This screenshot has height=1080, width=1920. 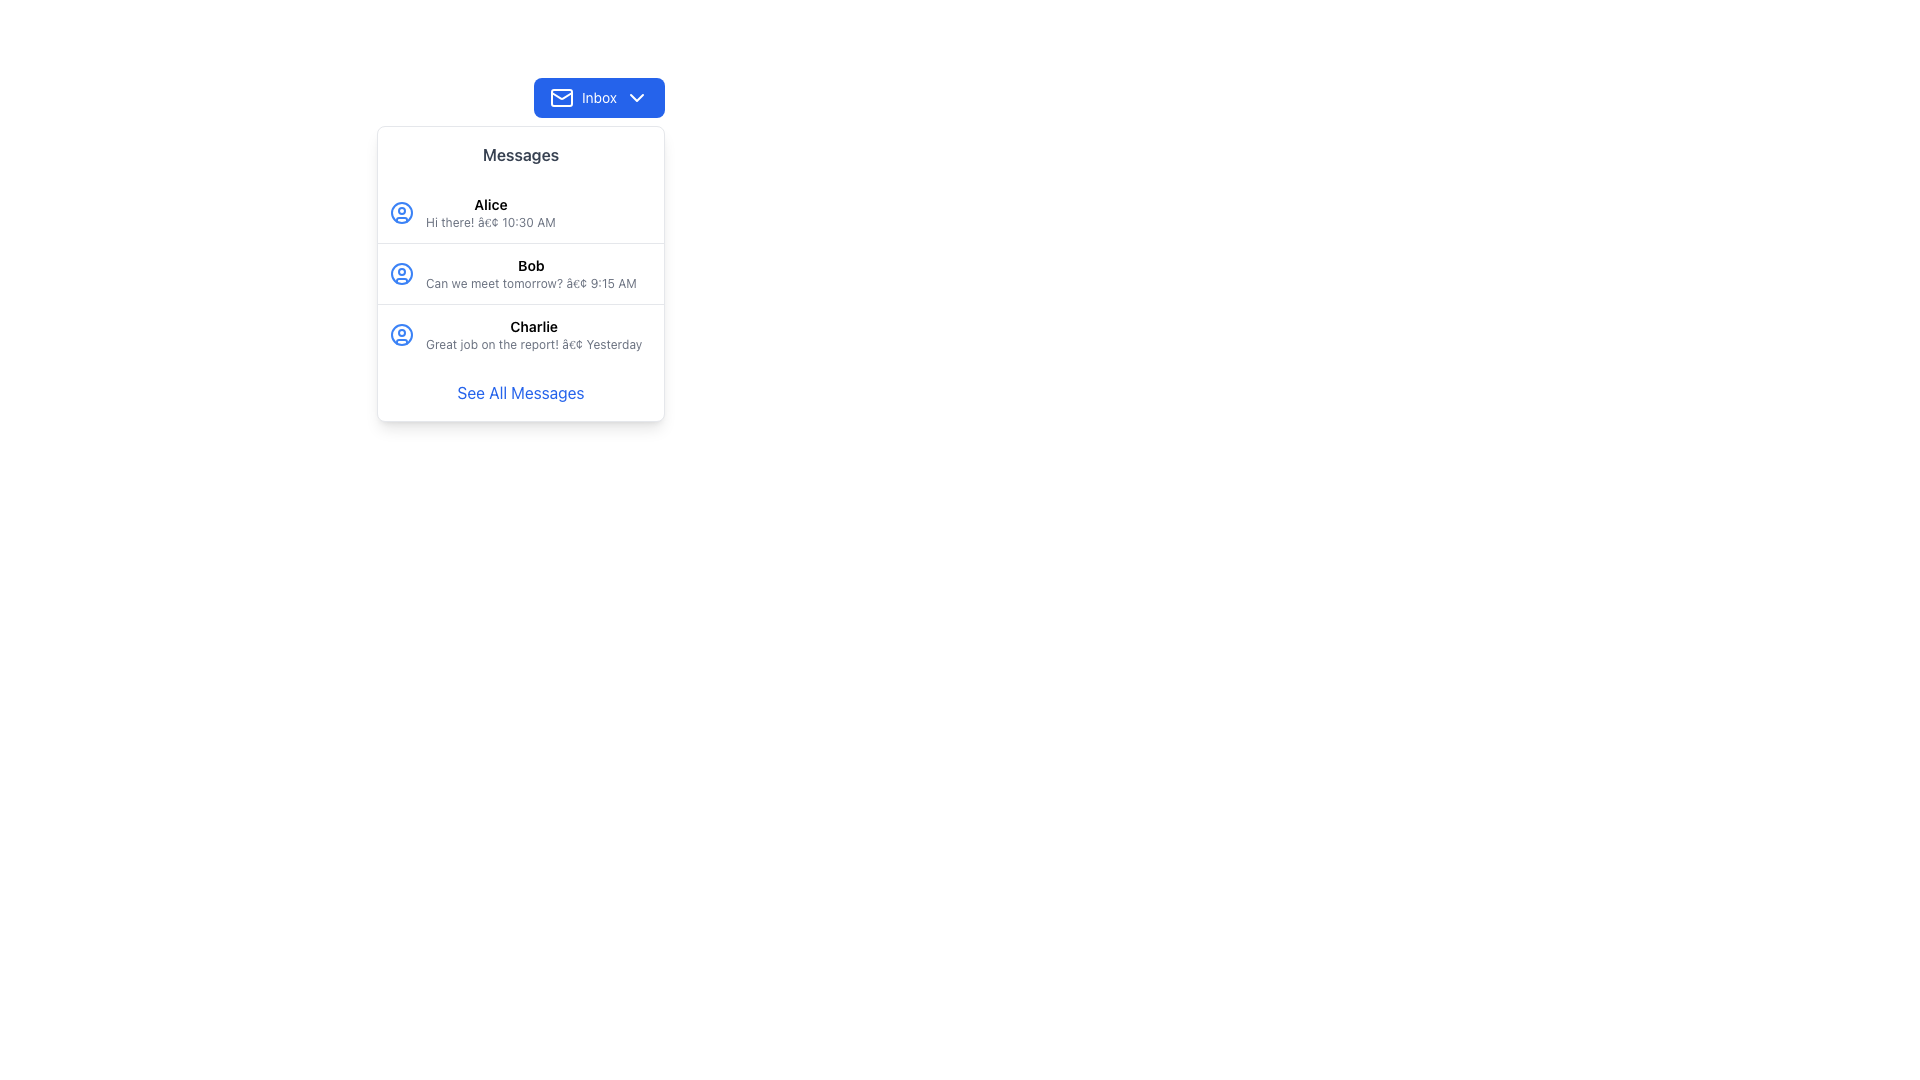 What do you see at coordinates (401, 273) in the screenshot?
I see `the circular blue user icon located adjacent to the text 'Bob', 'Can we meet tomorrow? • 9:15 AM' in the second message item on the card interface` at bounding box center [401, 273].